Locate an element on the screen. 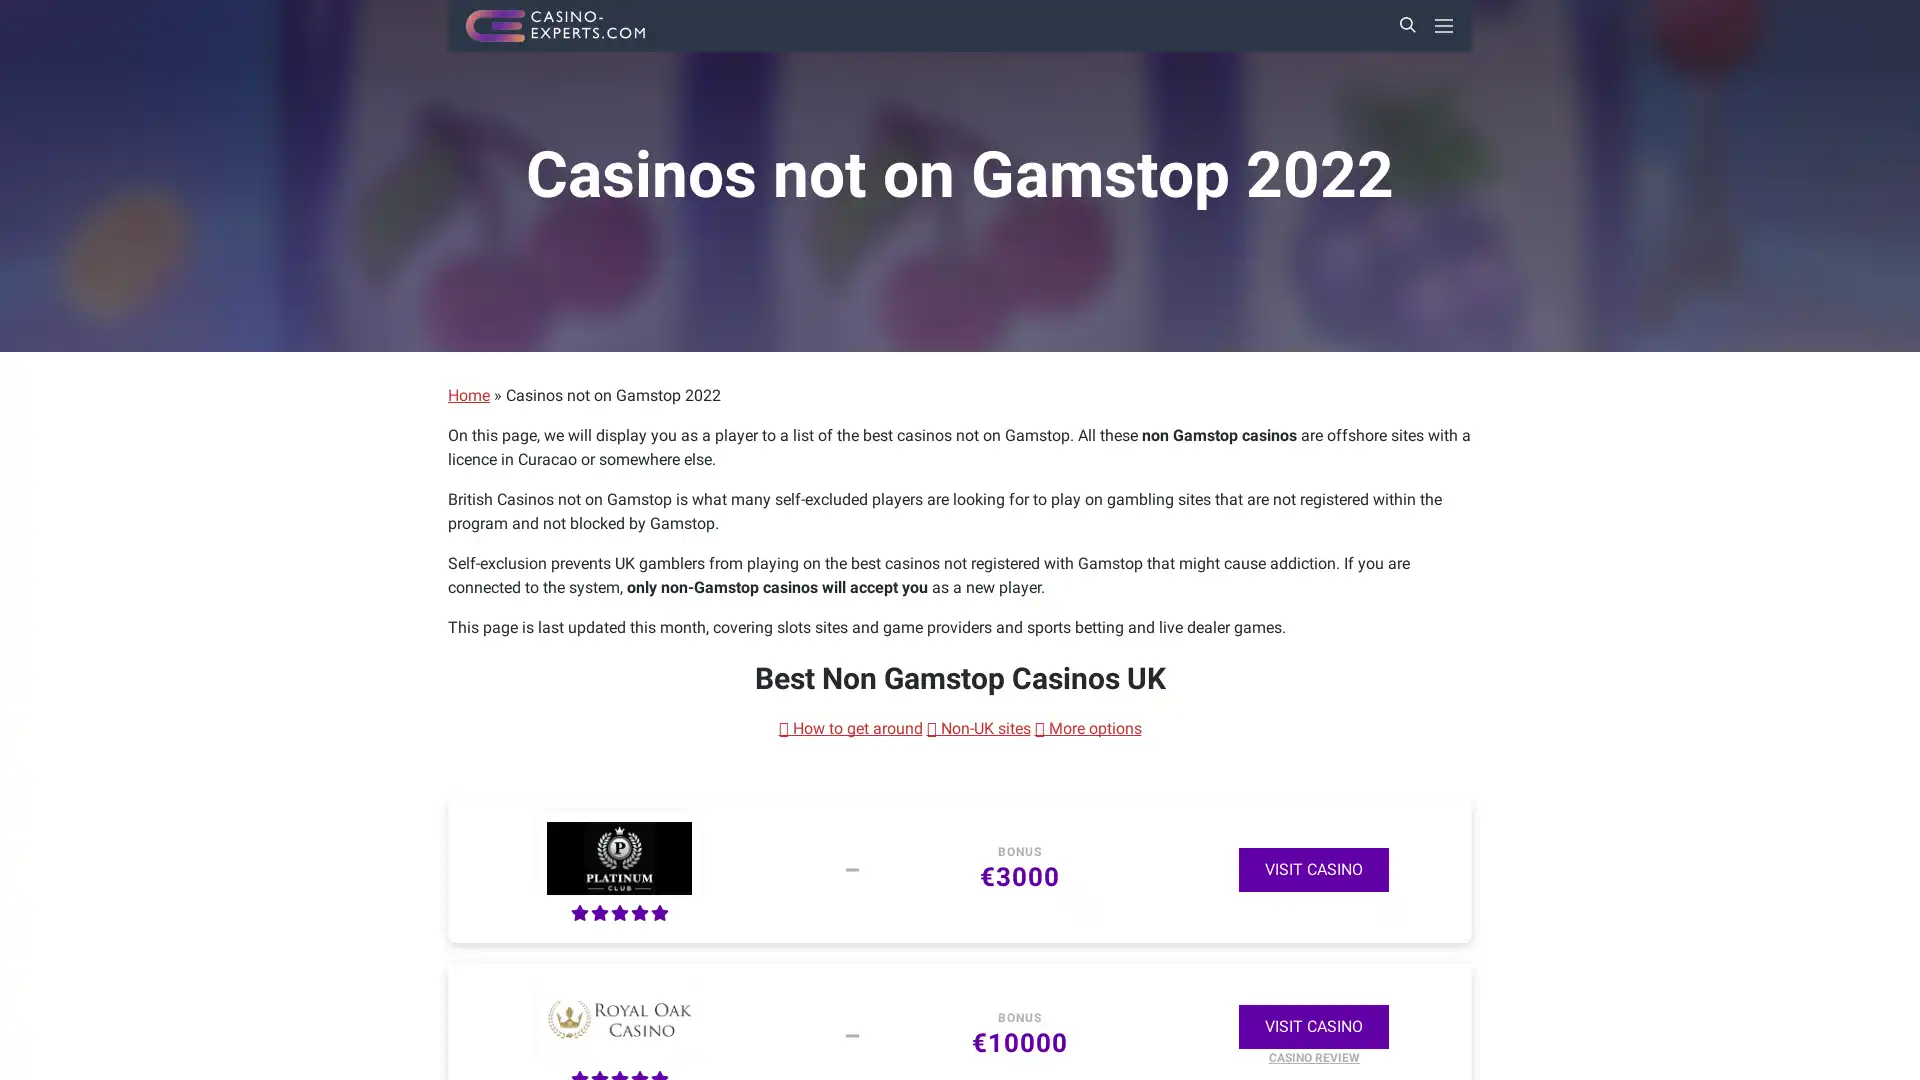 The height and width of the screenshot is (1080, 1920). Primary Menu is located at coordinates (1444, 26).